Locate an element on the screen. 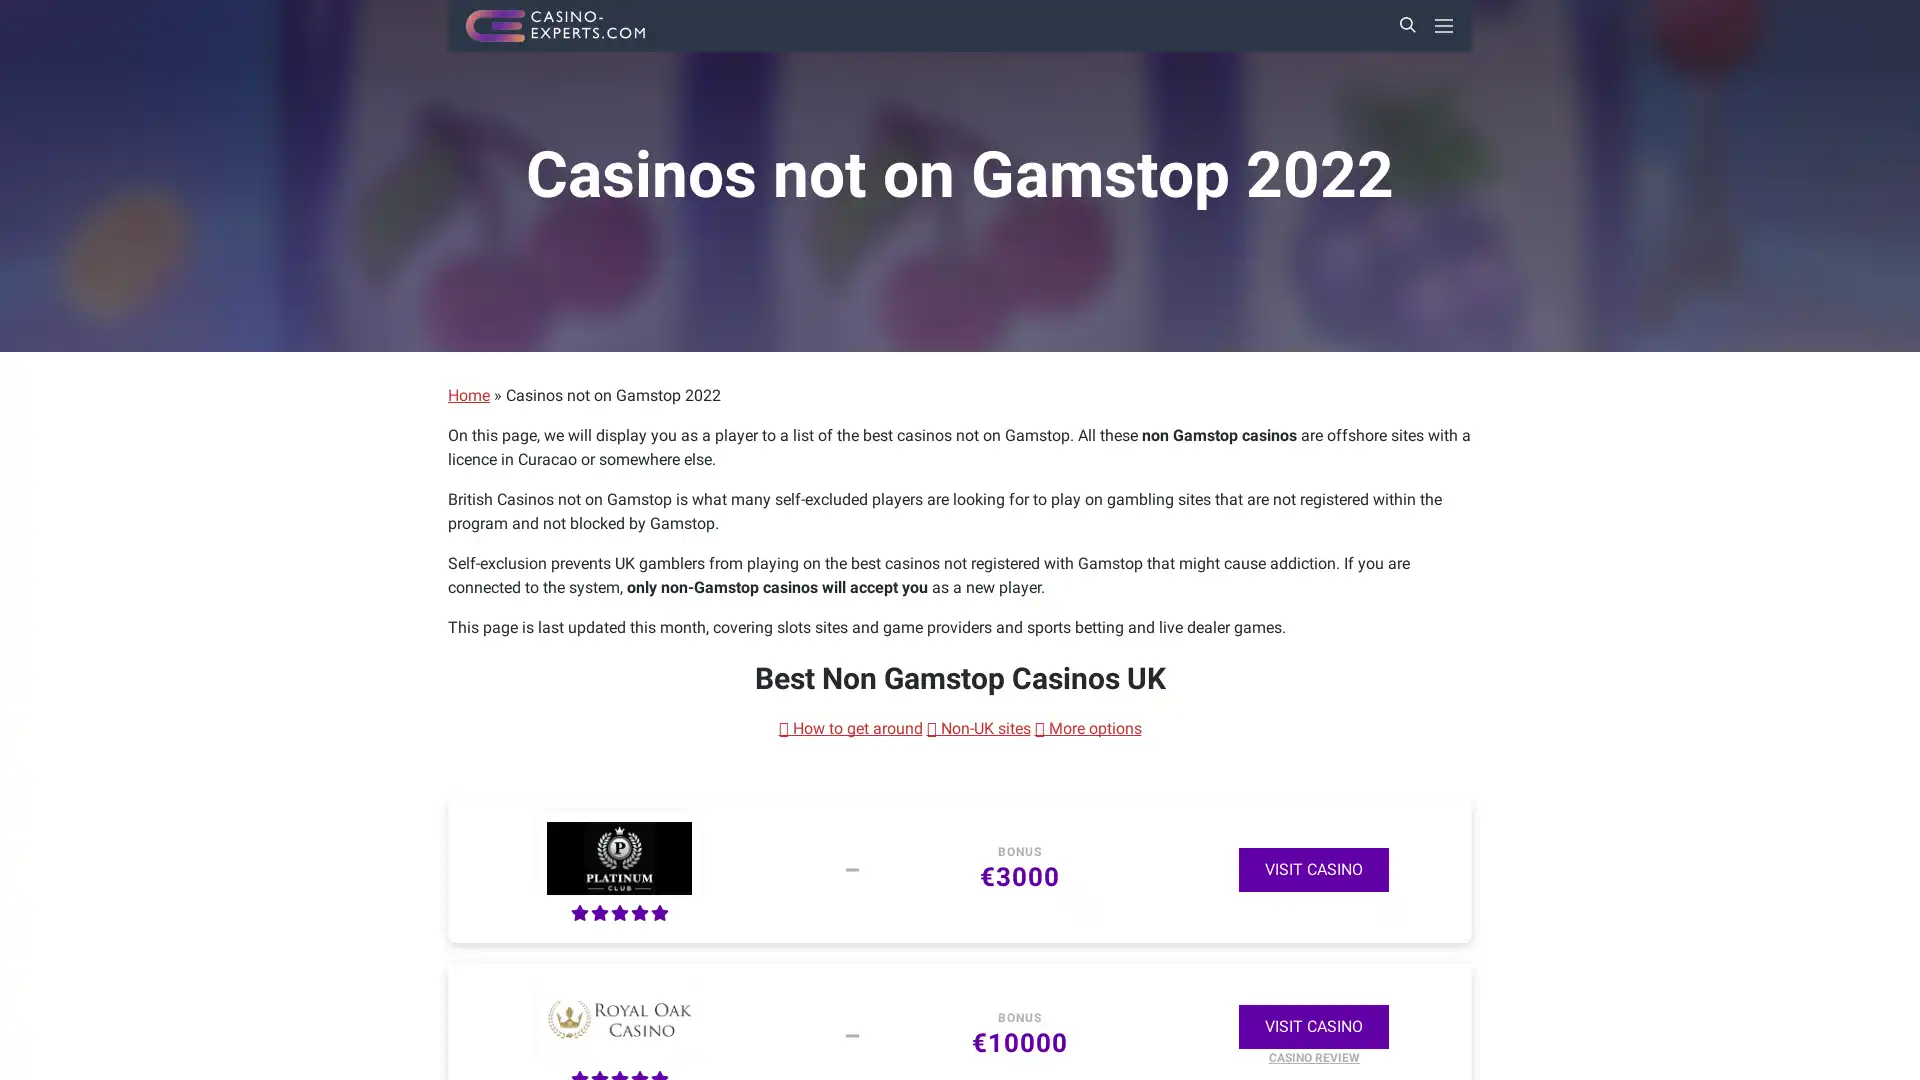 The height and width of the screenshot is (1080, 1920). Primary Menu is located at coordinates (1444, 26).